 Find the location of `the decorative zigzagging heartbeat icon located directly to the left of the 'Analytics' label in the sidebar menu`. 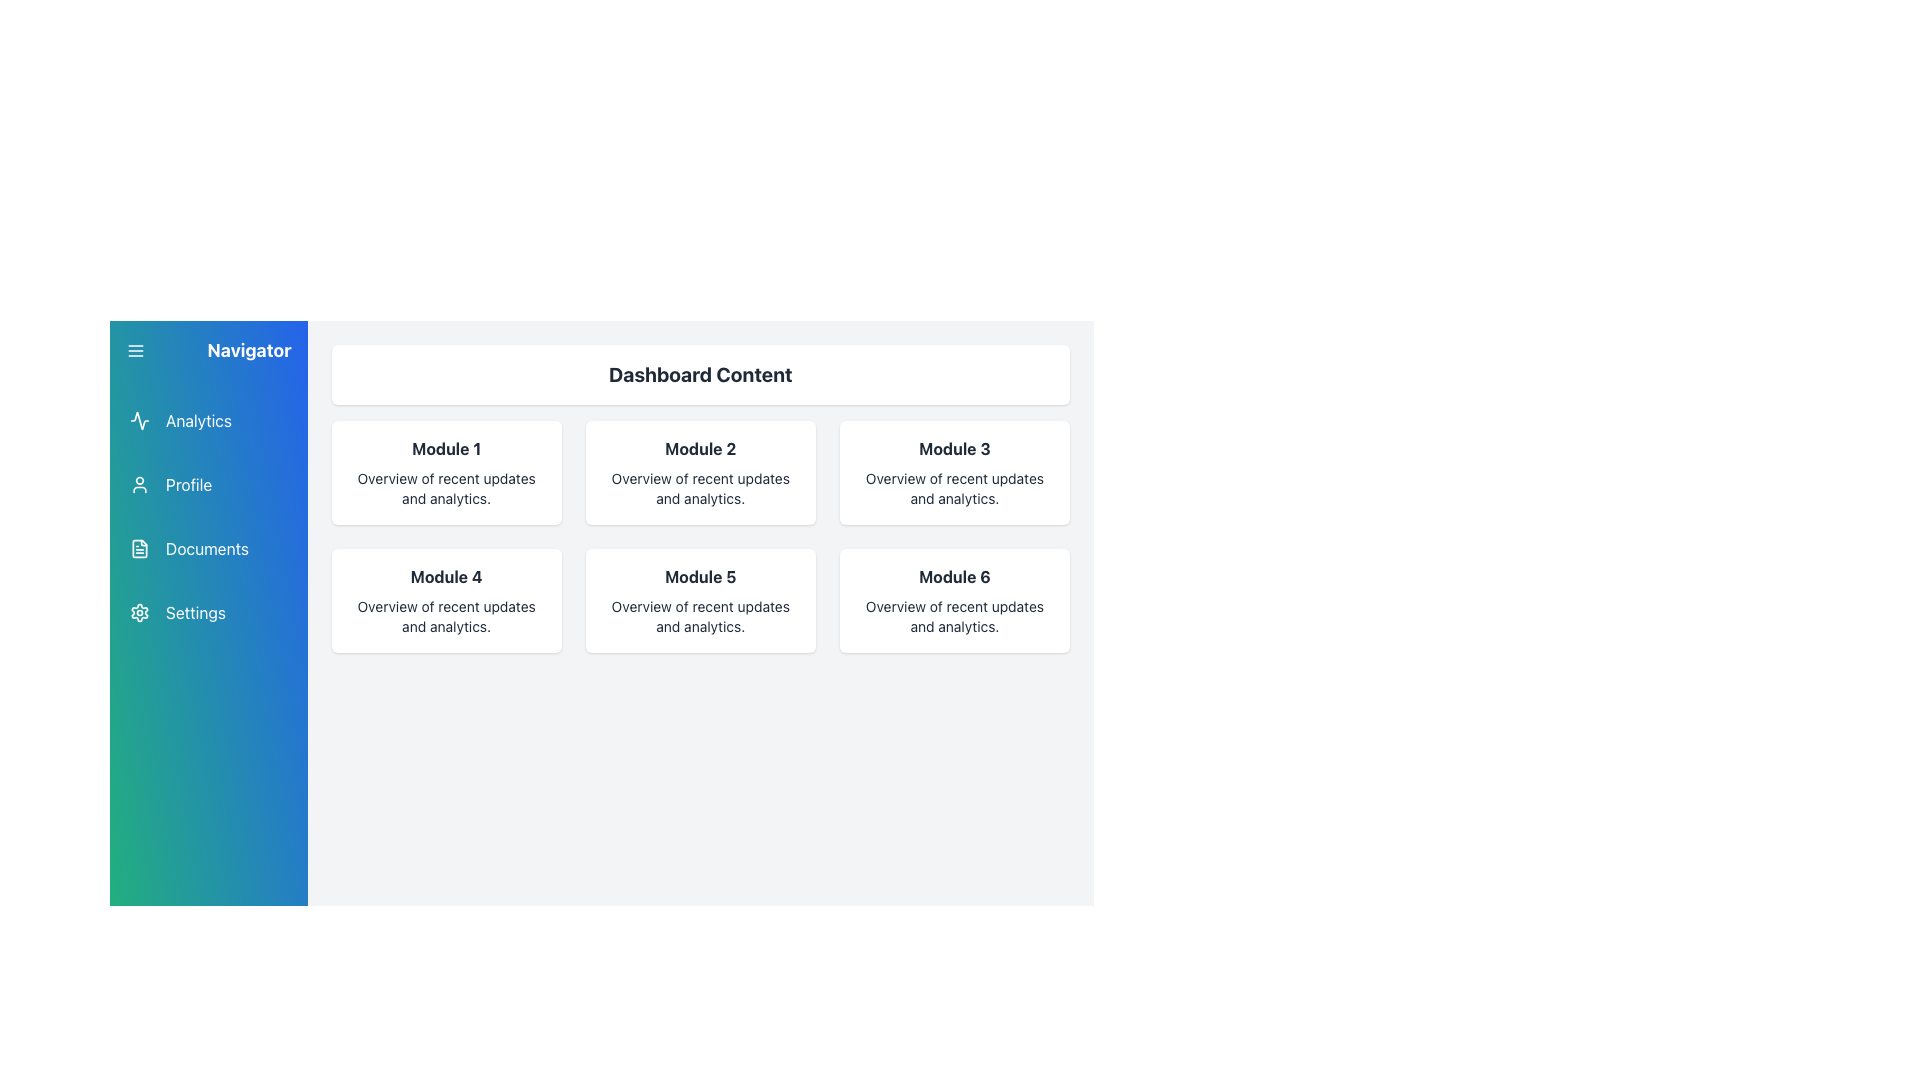

the decorative zigzagging heartbeat icon located directly to the left of the 'Analytics' label in the sidebar menu is located at coordinates (138, 419).